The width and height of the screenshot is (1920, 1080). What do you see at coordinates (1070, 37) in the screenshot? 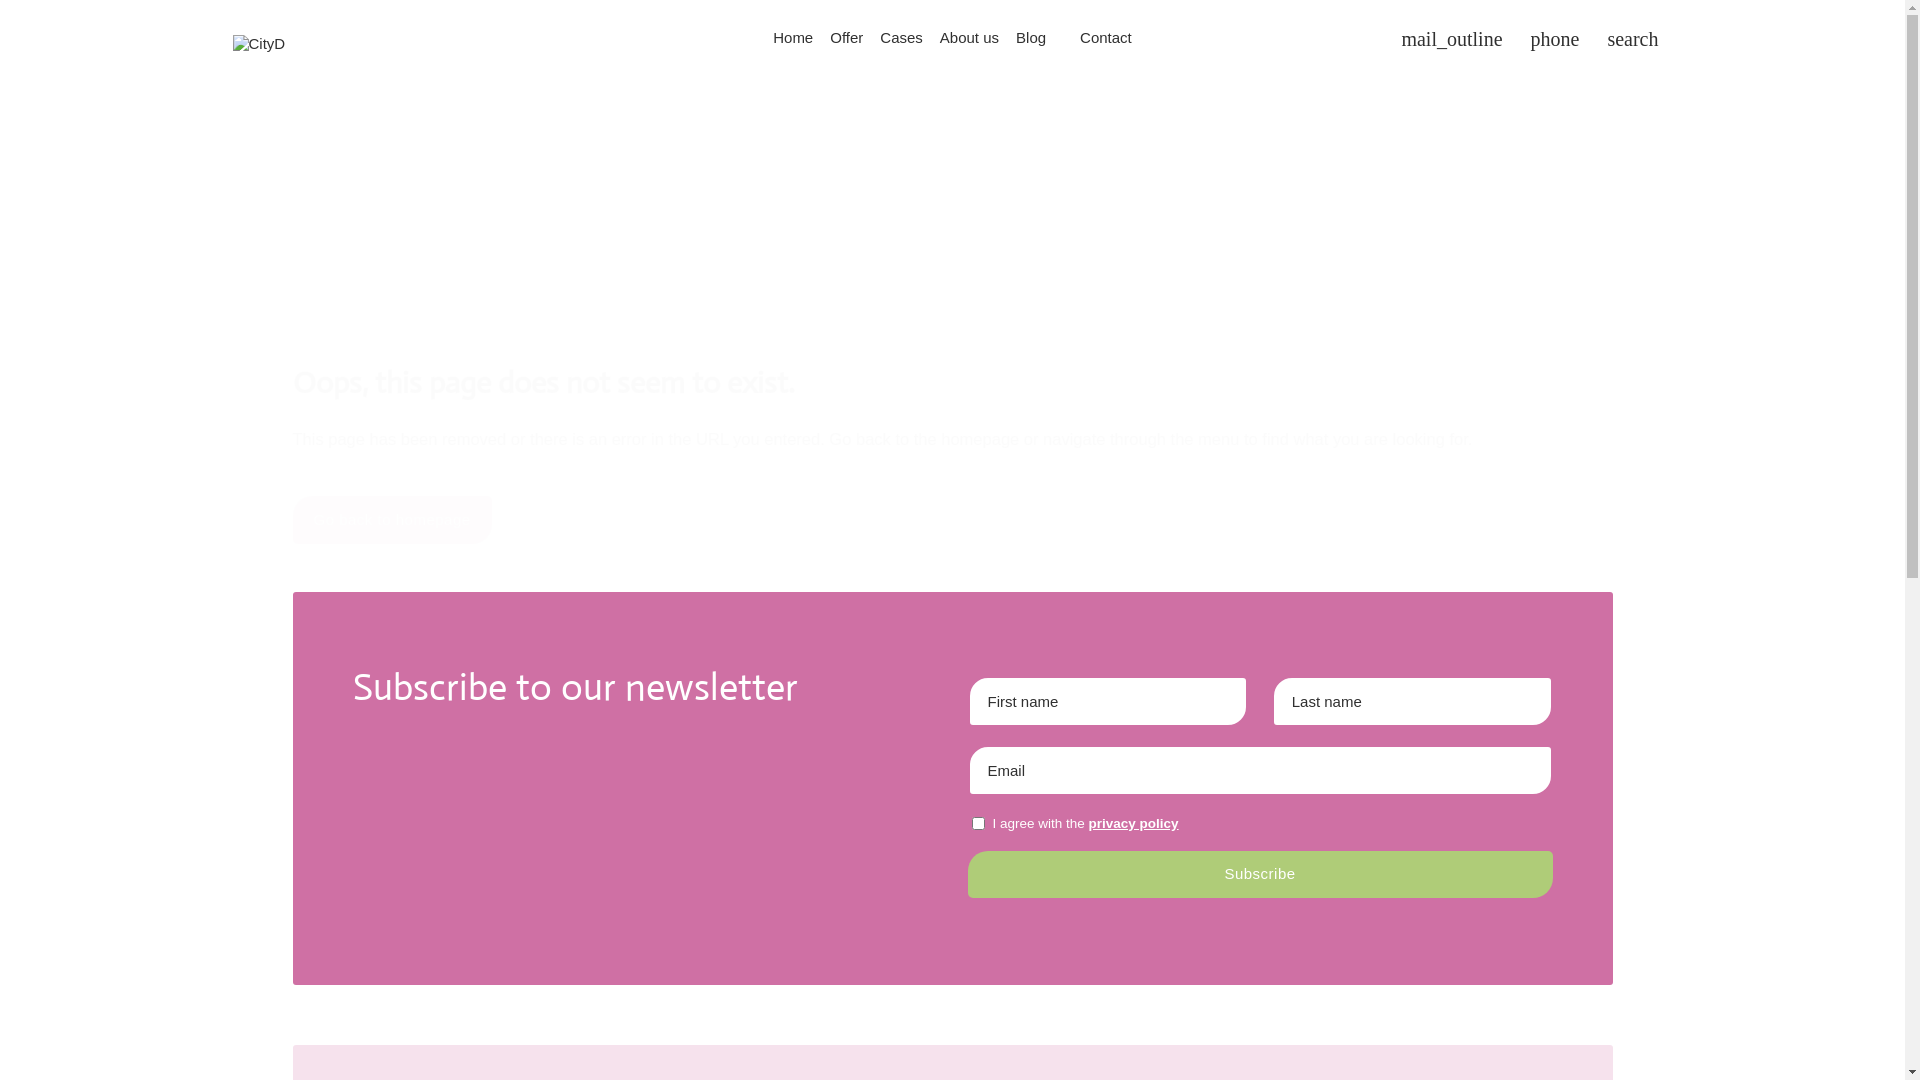
I see `'Contact'` at bounding box center [1070, 37].